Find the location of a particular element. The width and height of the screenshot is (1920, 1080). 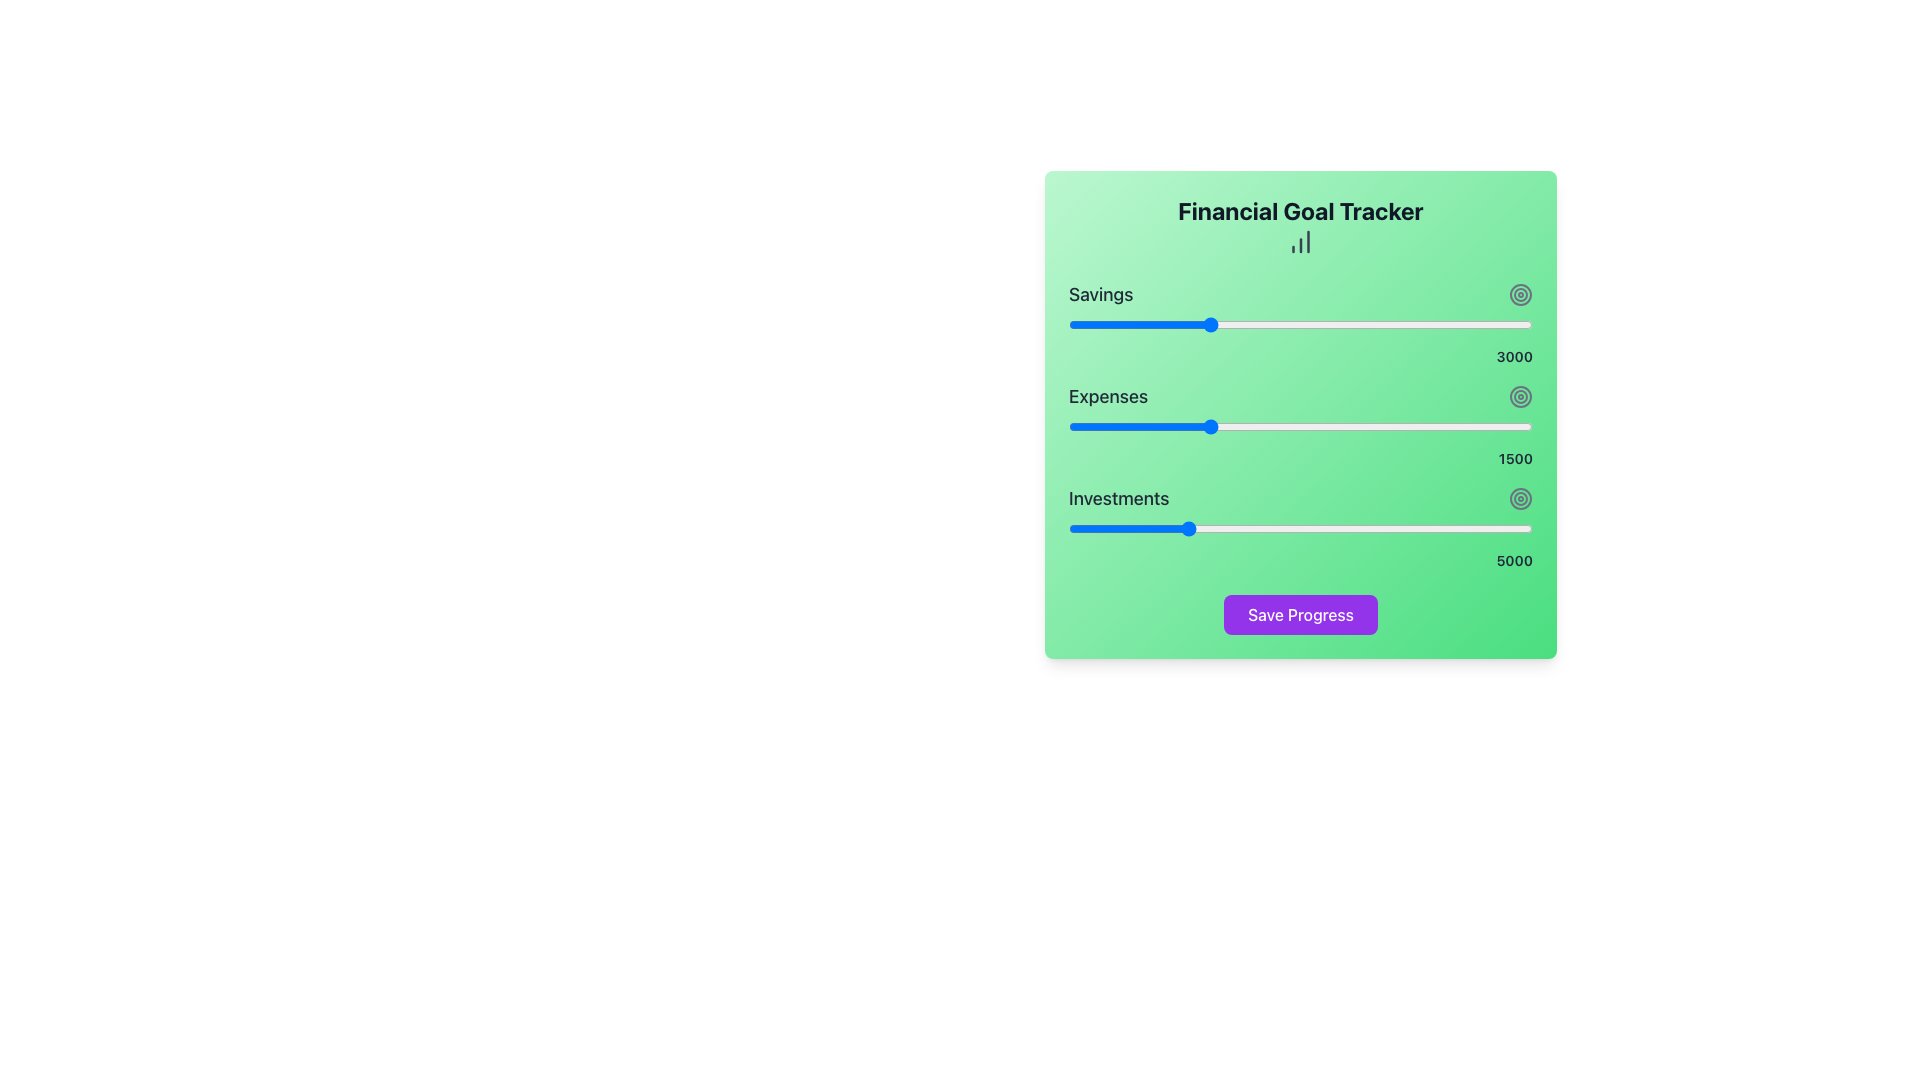

the Savings slider is located at coordinates (1254, 323).